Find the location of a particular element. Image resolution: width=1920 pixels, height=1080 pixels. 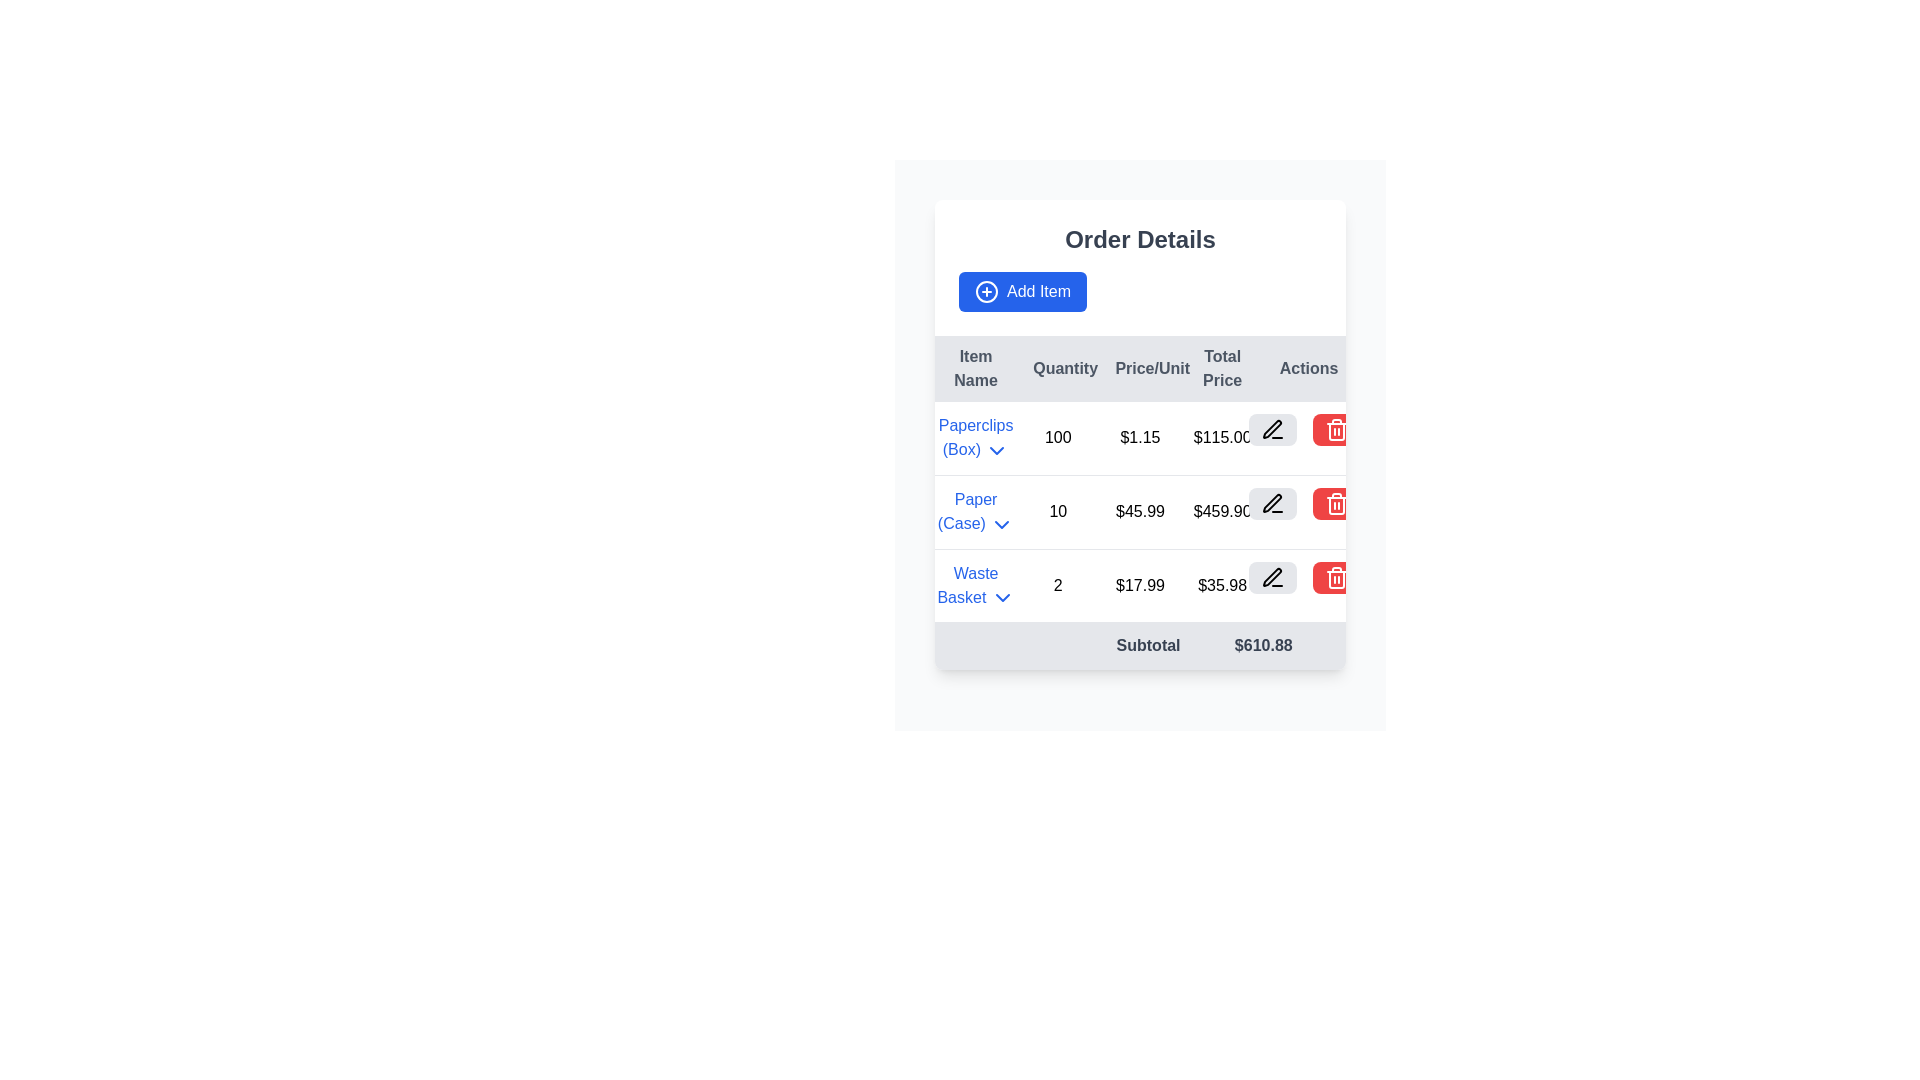

the 'Quantity' column header in the 'Order Details' table is located at coordinates (1057, 369).